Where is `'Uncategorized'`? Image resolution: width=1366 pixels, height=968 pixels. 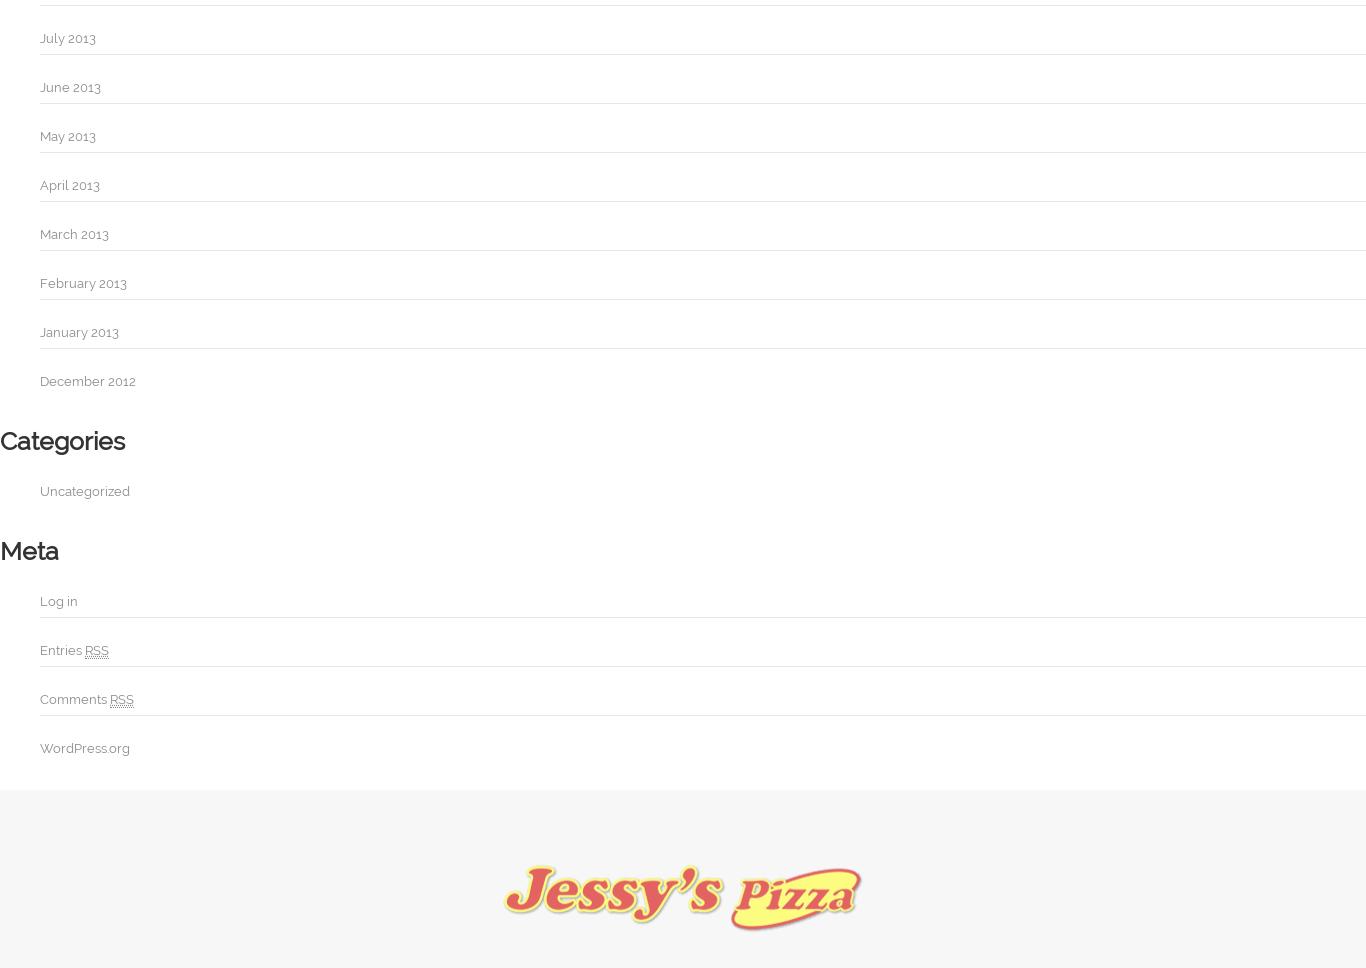
'Uncategorized' is located at coordinates (84, 491).